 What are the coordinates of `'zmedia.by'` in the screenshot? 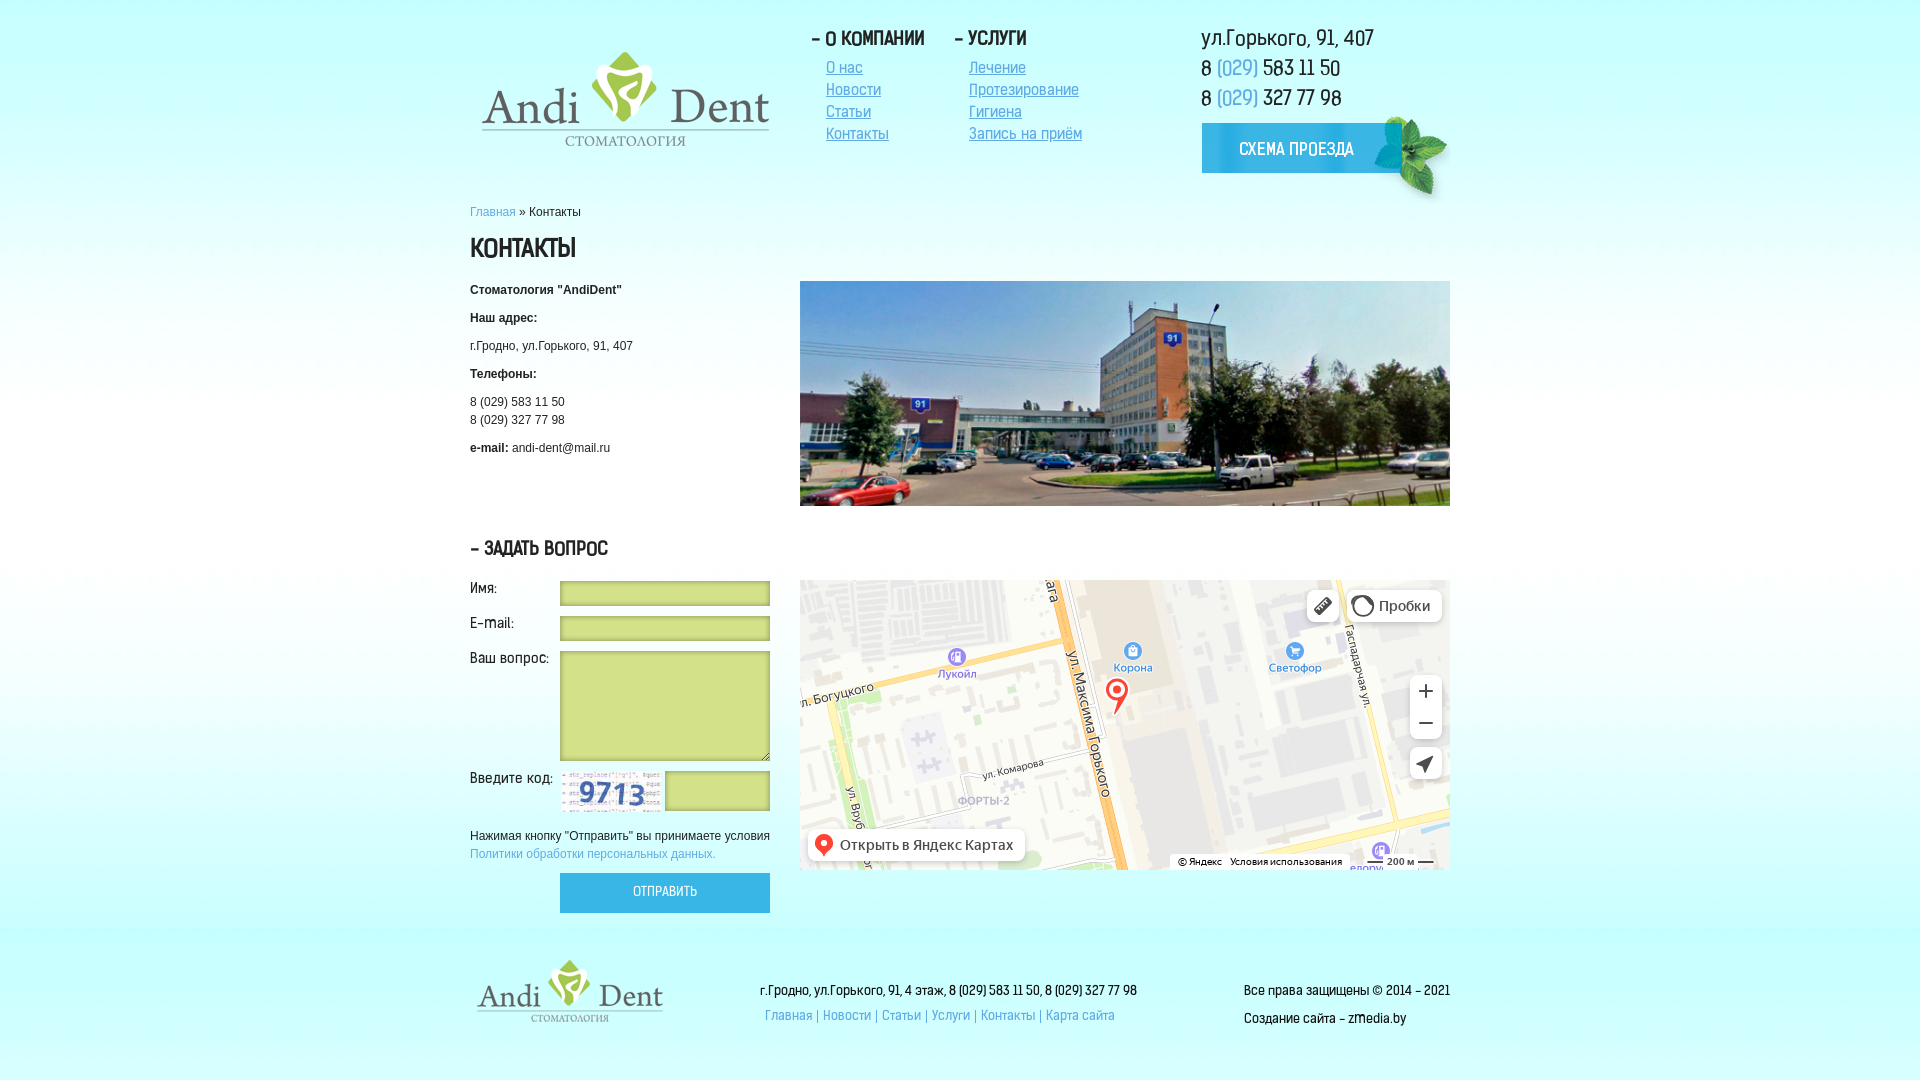 It's located at (1348, 1019).